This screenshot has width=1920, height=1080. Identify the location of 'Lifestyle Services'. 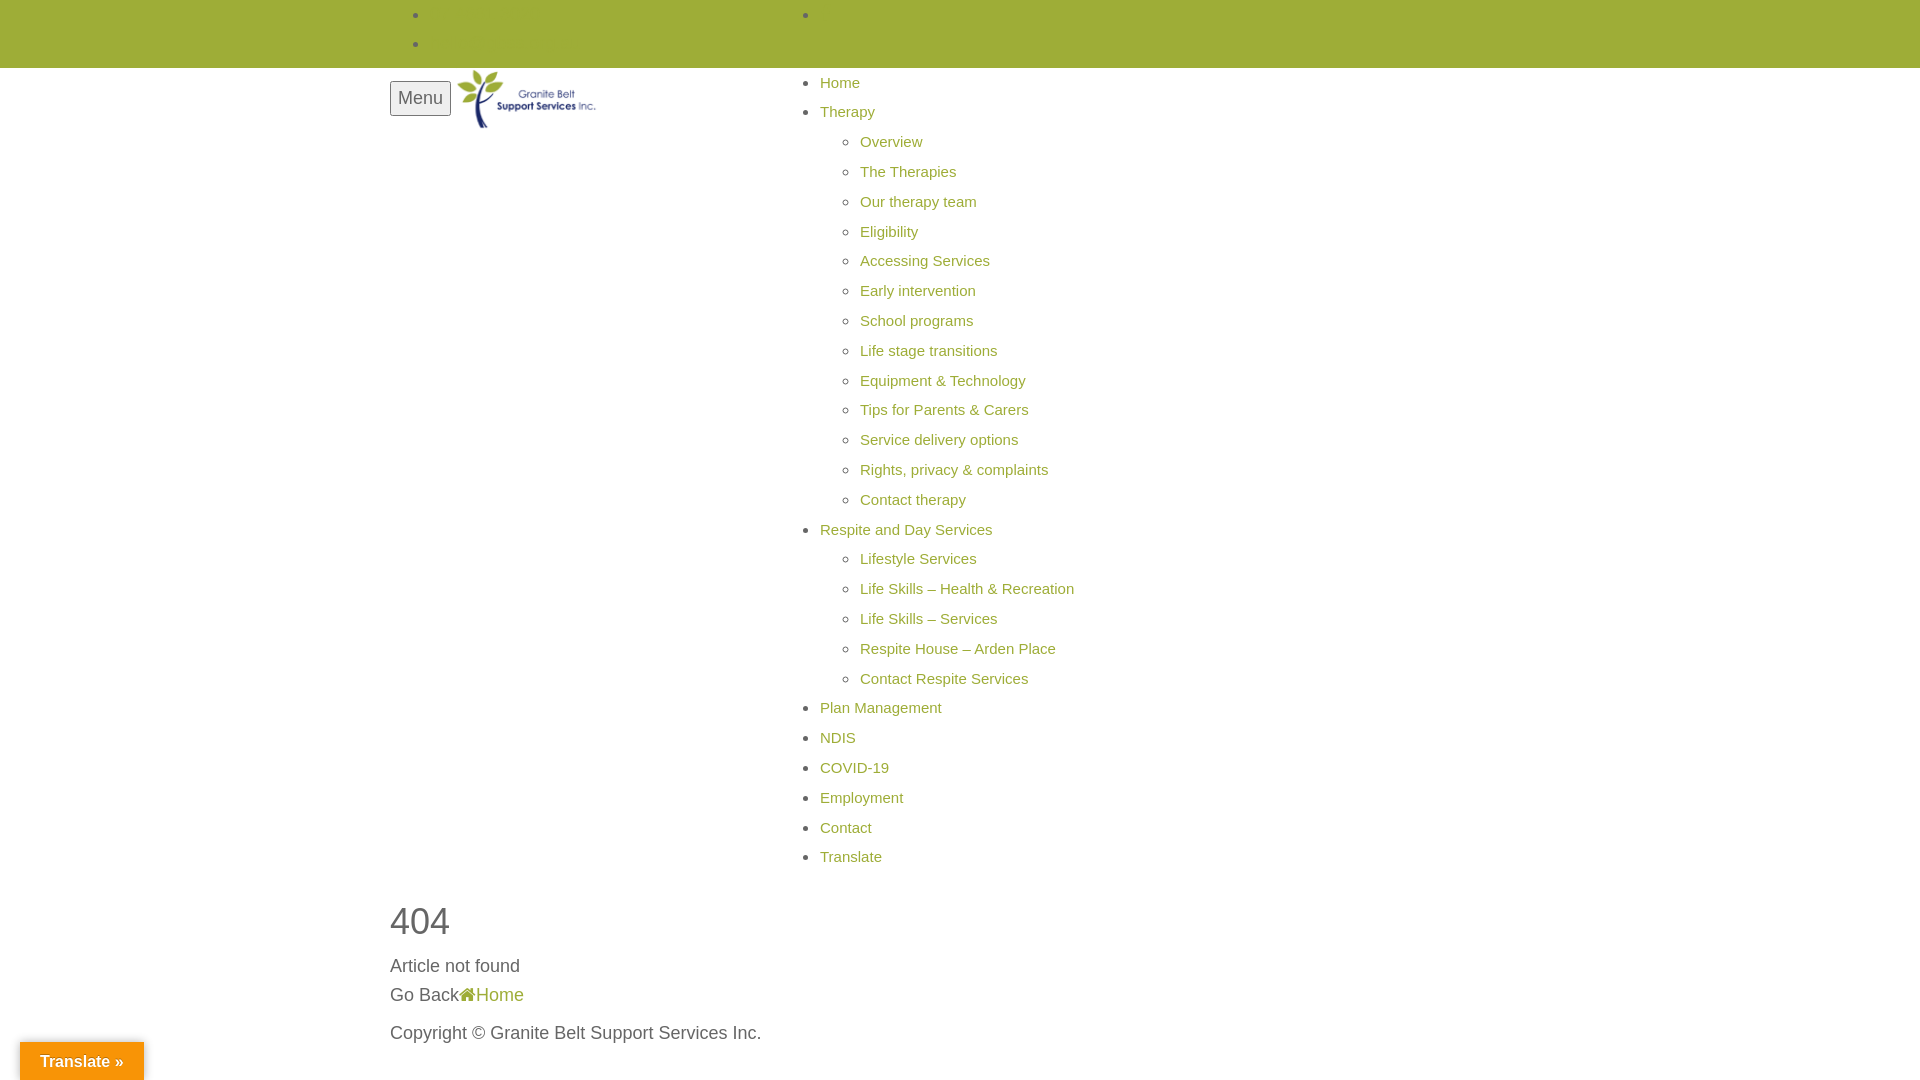
(917, 558).